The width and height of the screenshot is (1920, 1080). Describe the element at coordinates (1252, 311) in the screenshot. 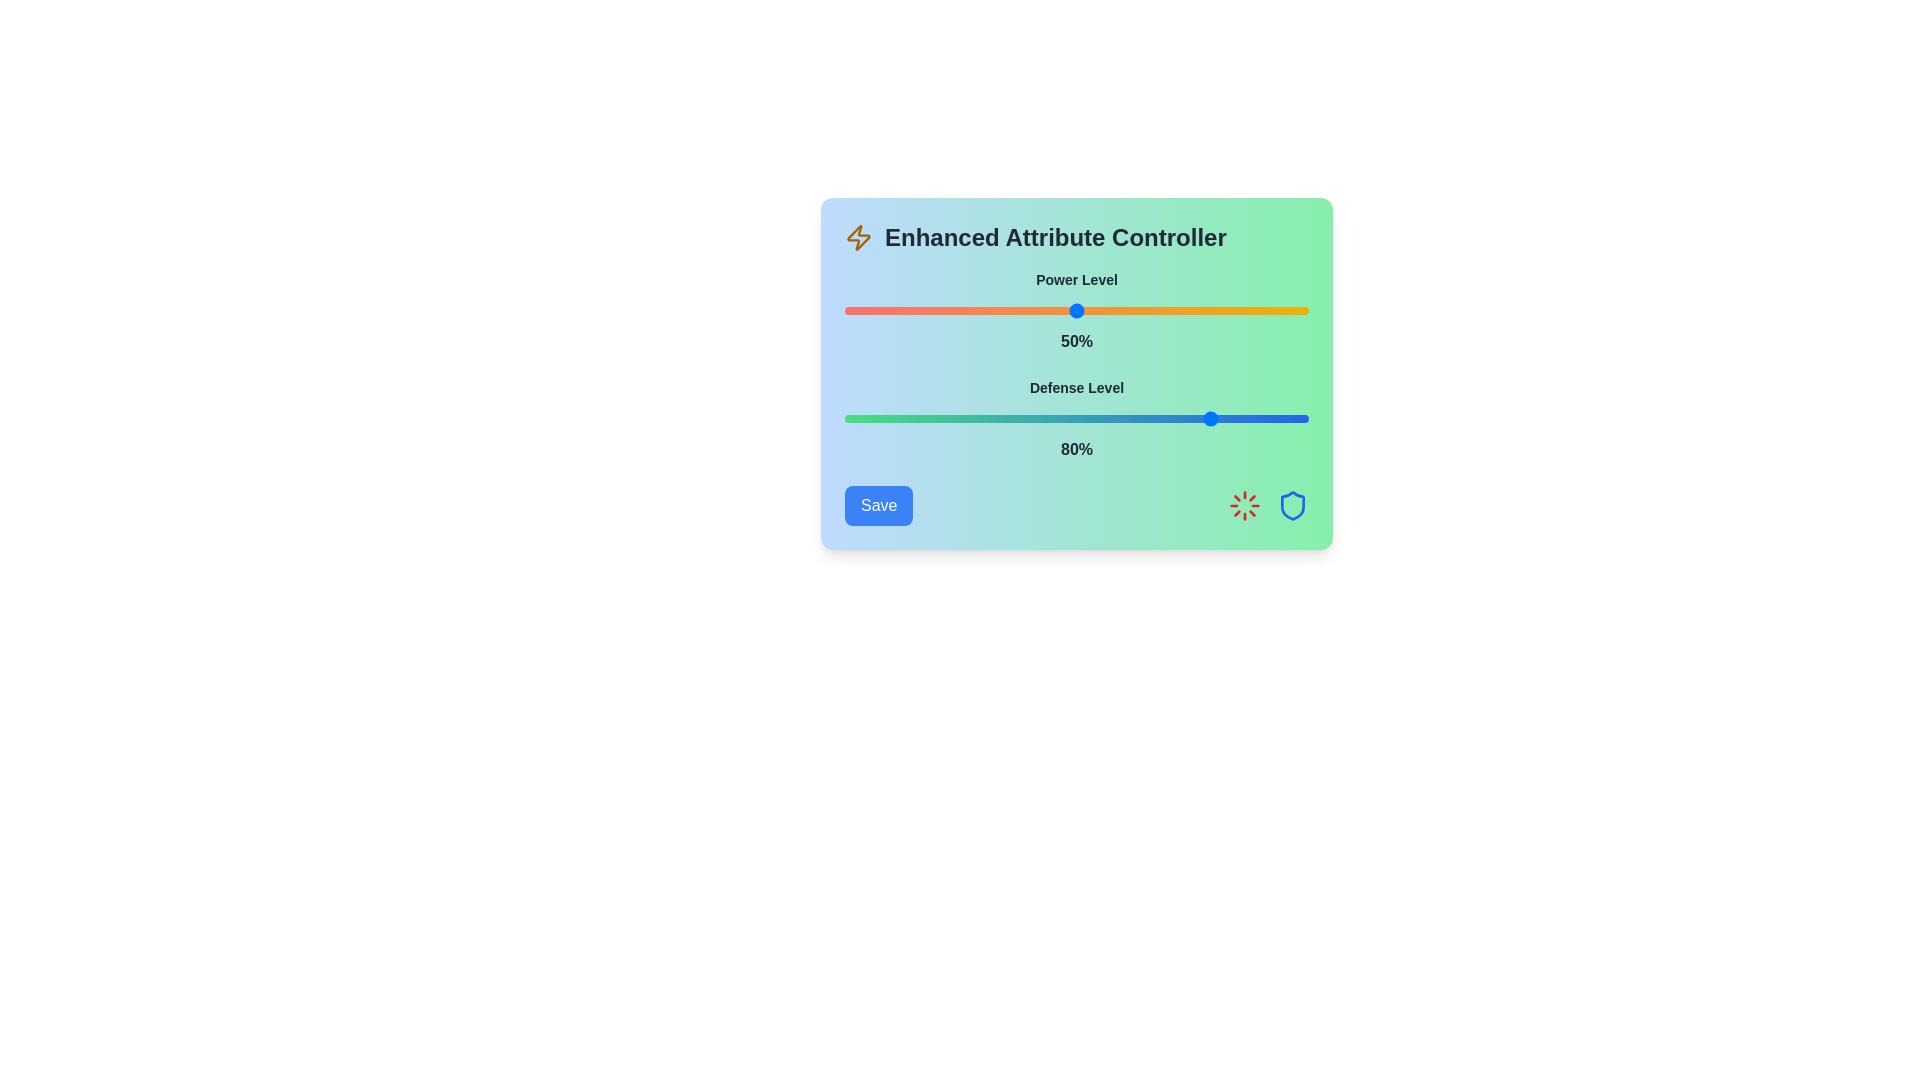

I see `the Power Level slider to 88%` at that location.